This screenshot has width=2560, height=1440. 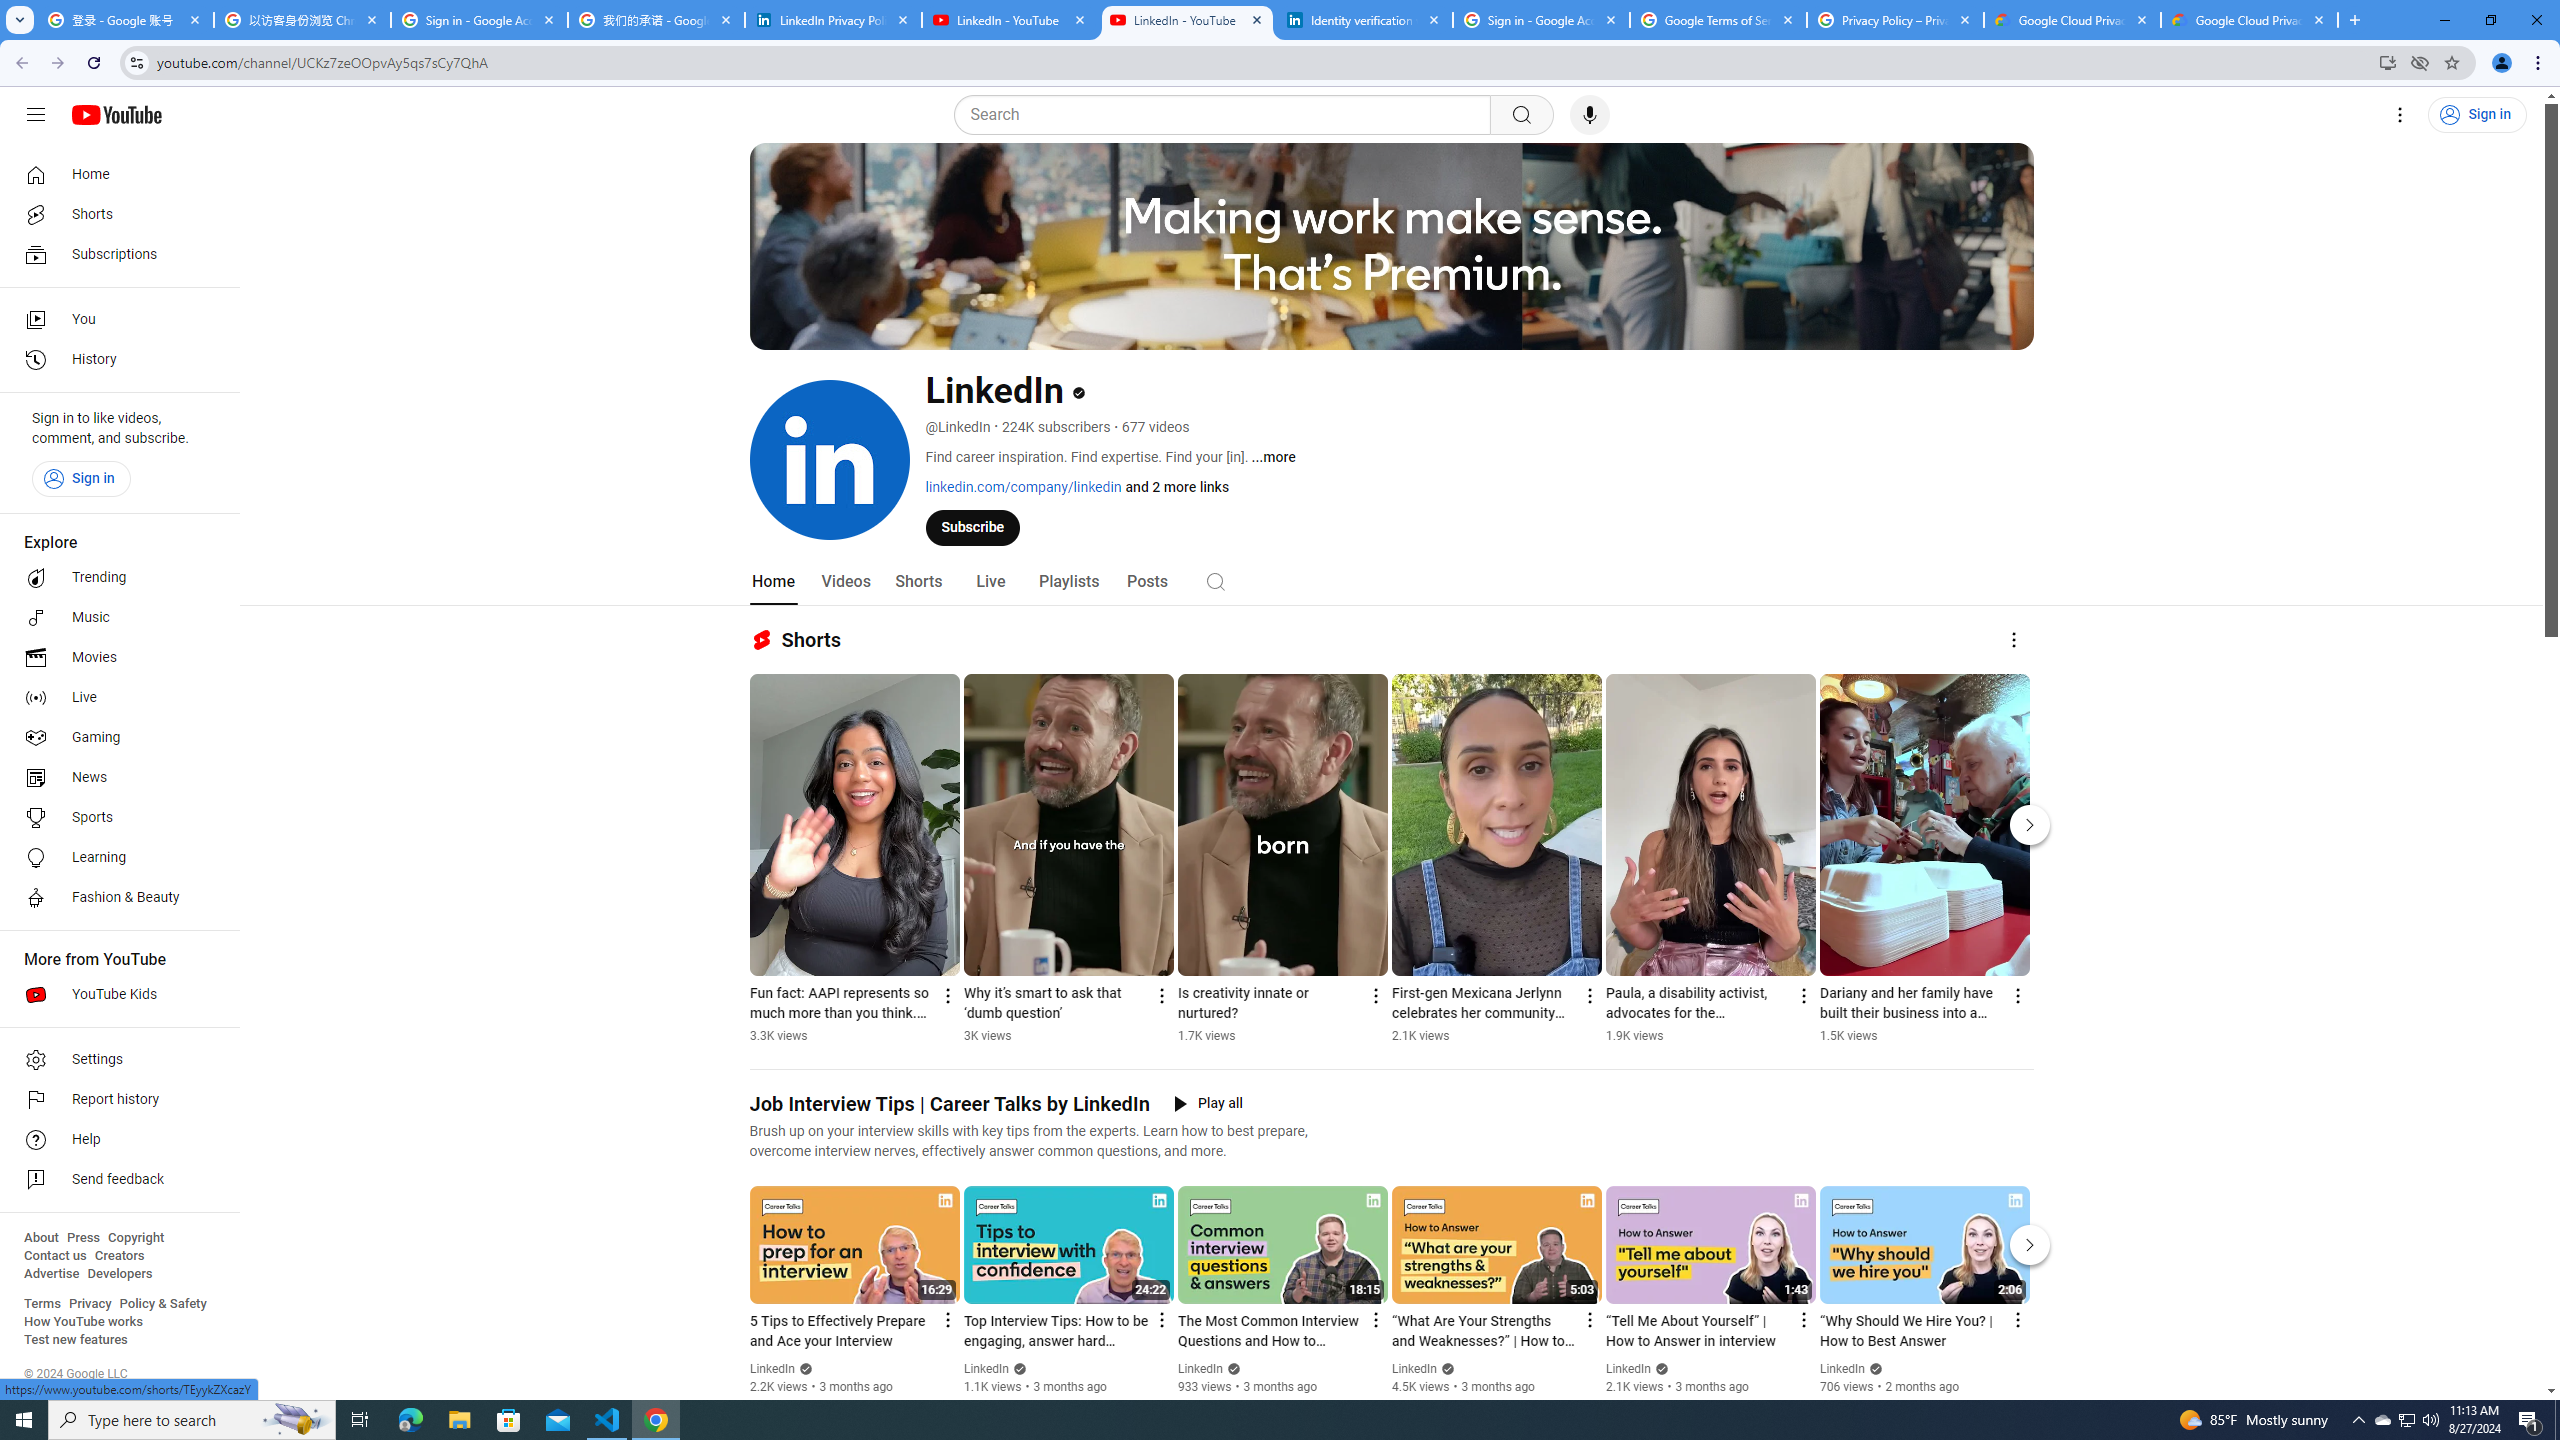 I want to click on 'Playlists', so click(x=1068, y=581).